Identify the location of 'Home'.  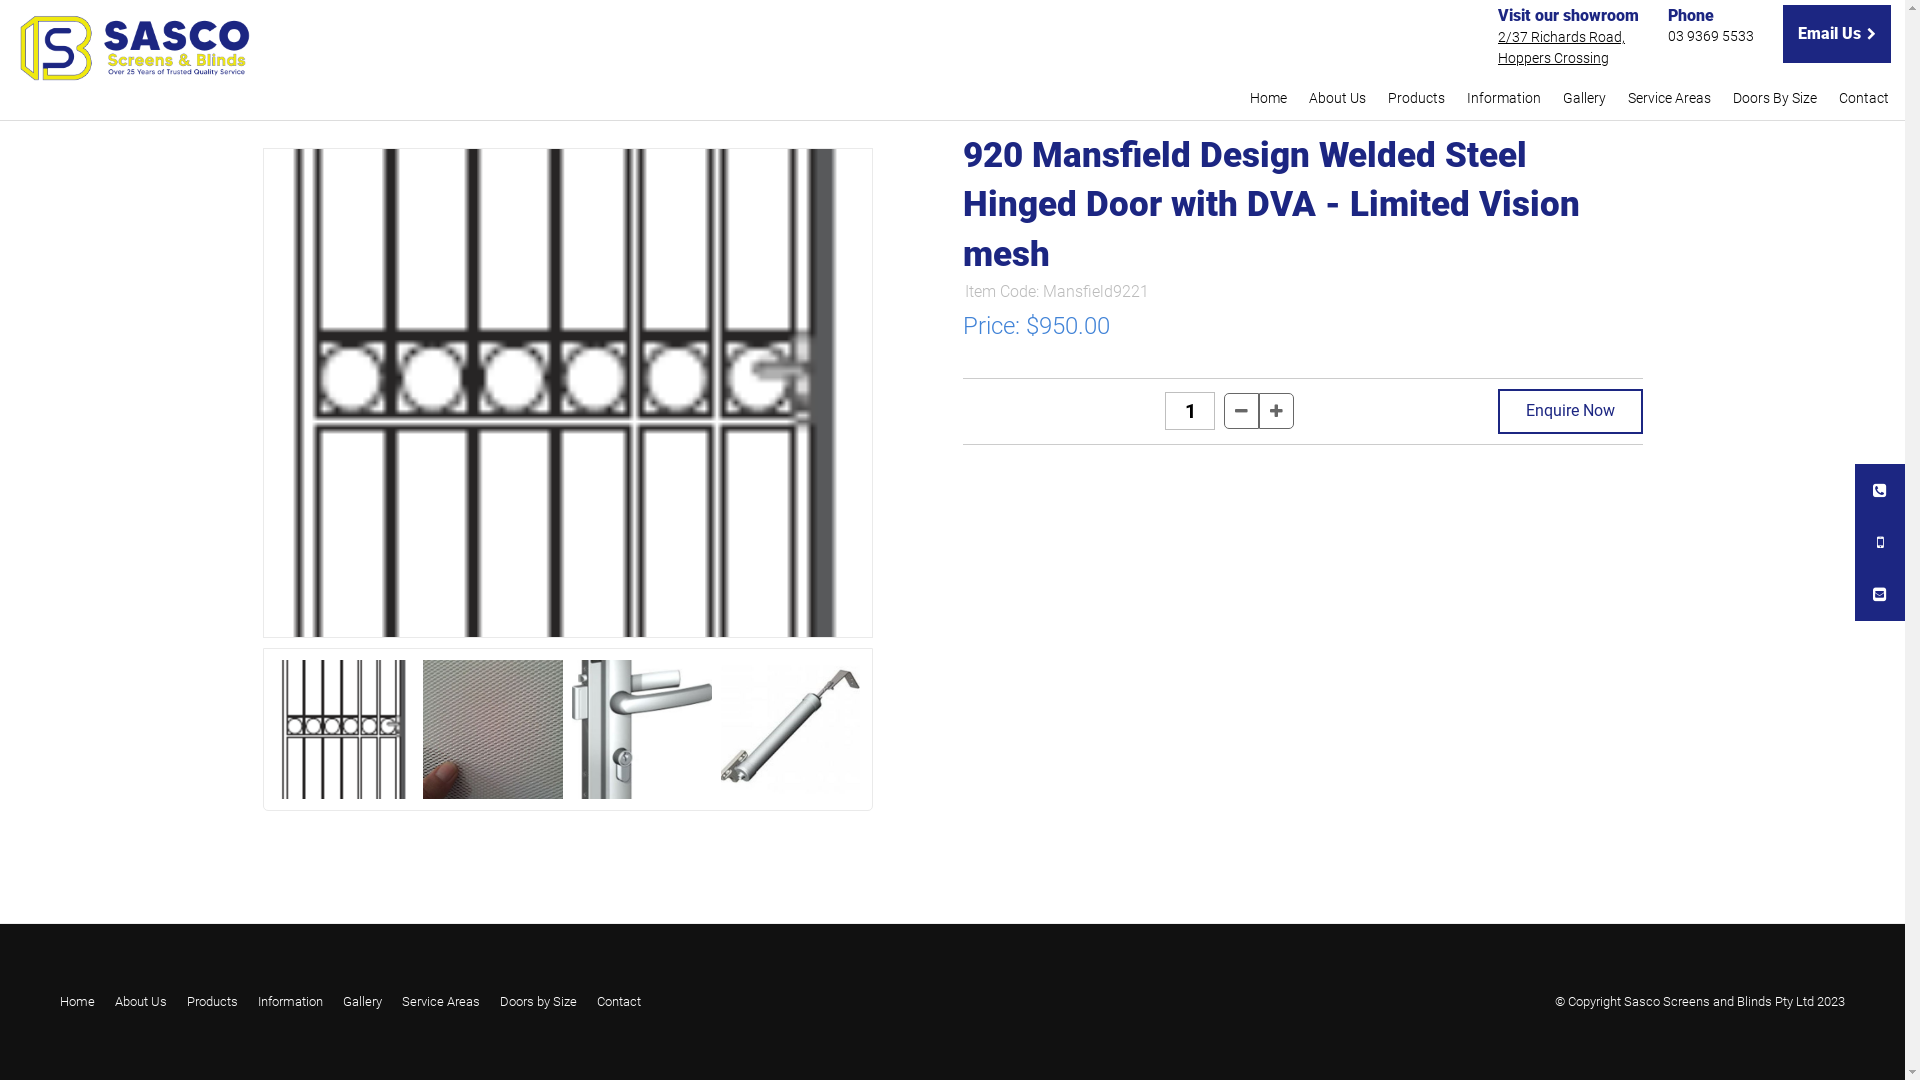
(77, 1002).